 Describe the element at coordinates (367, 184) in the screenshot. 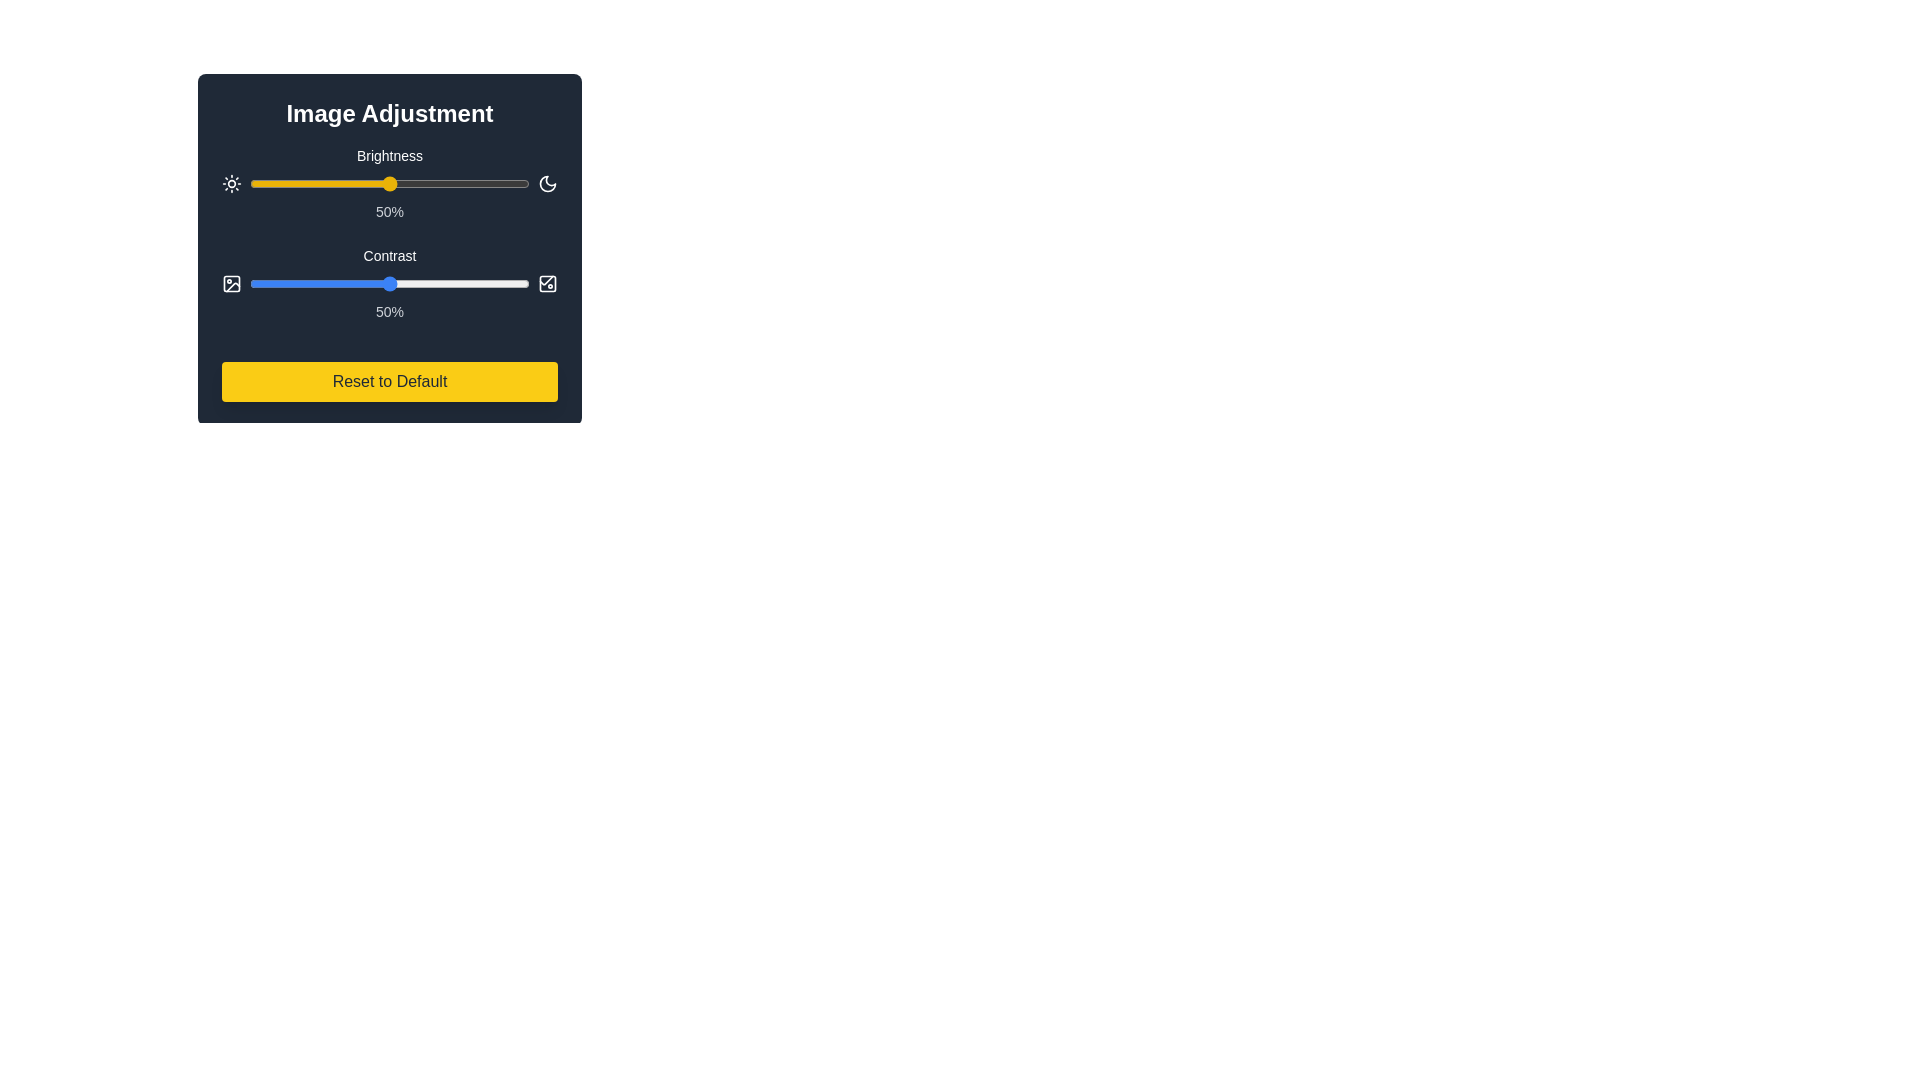

I see `brightness` at that location.